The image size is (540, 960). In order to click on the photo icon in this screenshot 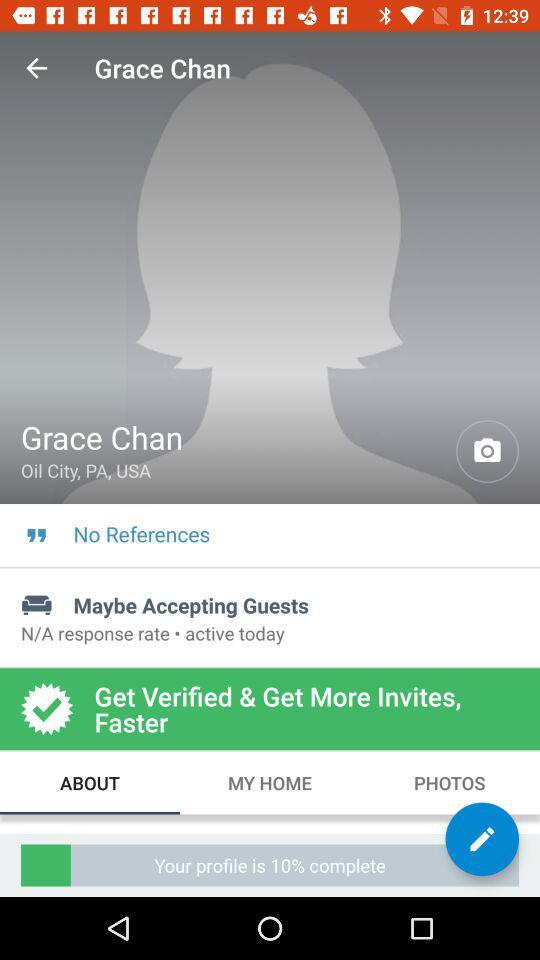, I will do `click(486, 451)`.